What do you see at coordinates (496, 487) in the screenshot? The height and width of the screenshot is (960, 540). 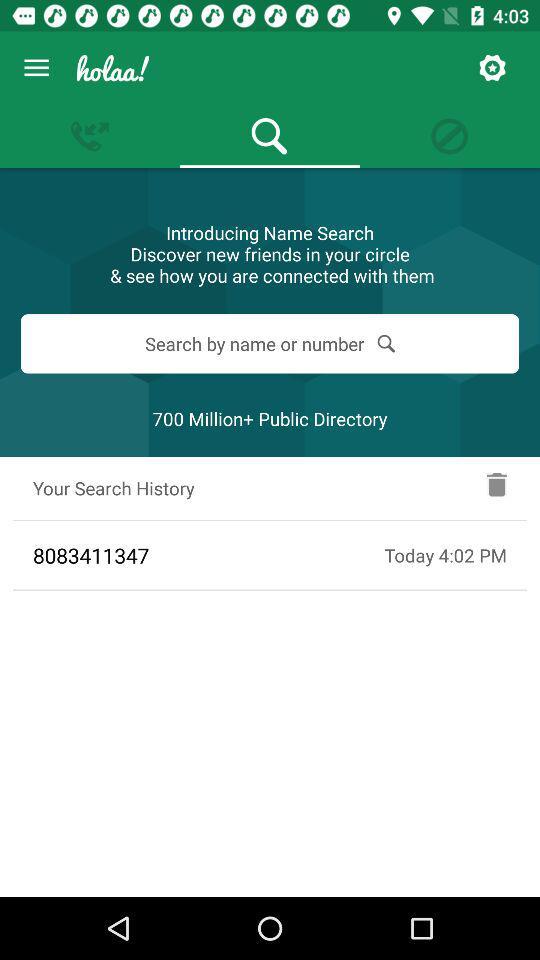 I see `delete the search history` at bounding box center [496, 487].